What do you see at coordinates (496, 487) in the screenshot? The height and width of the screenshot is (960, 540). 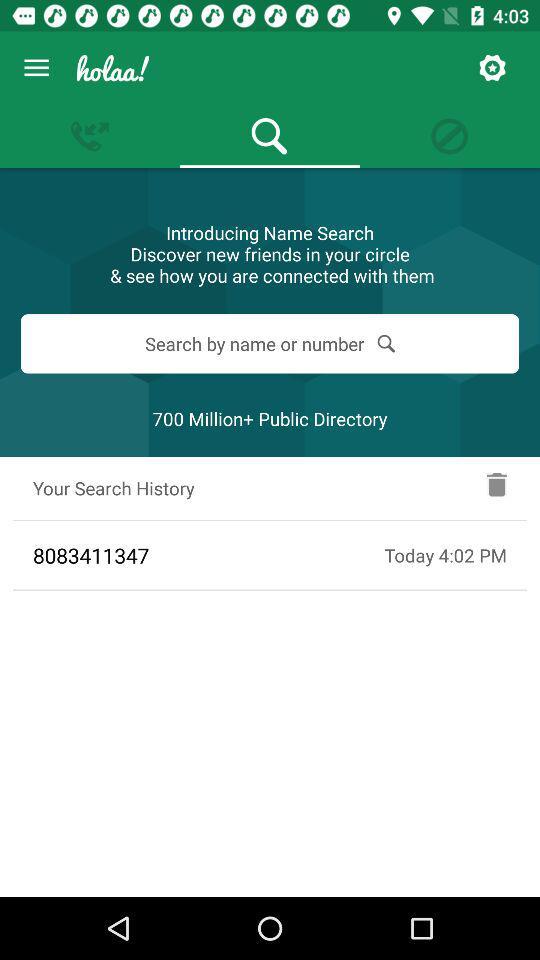 I see `delete the search history` at bounding box center [496, 487].